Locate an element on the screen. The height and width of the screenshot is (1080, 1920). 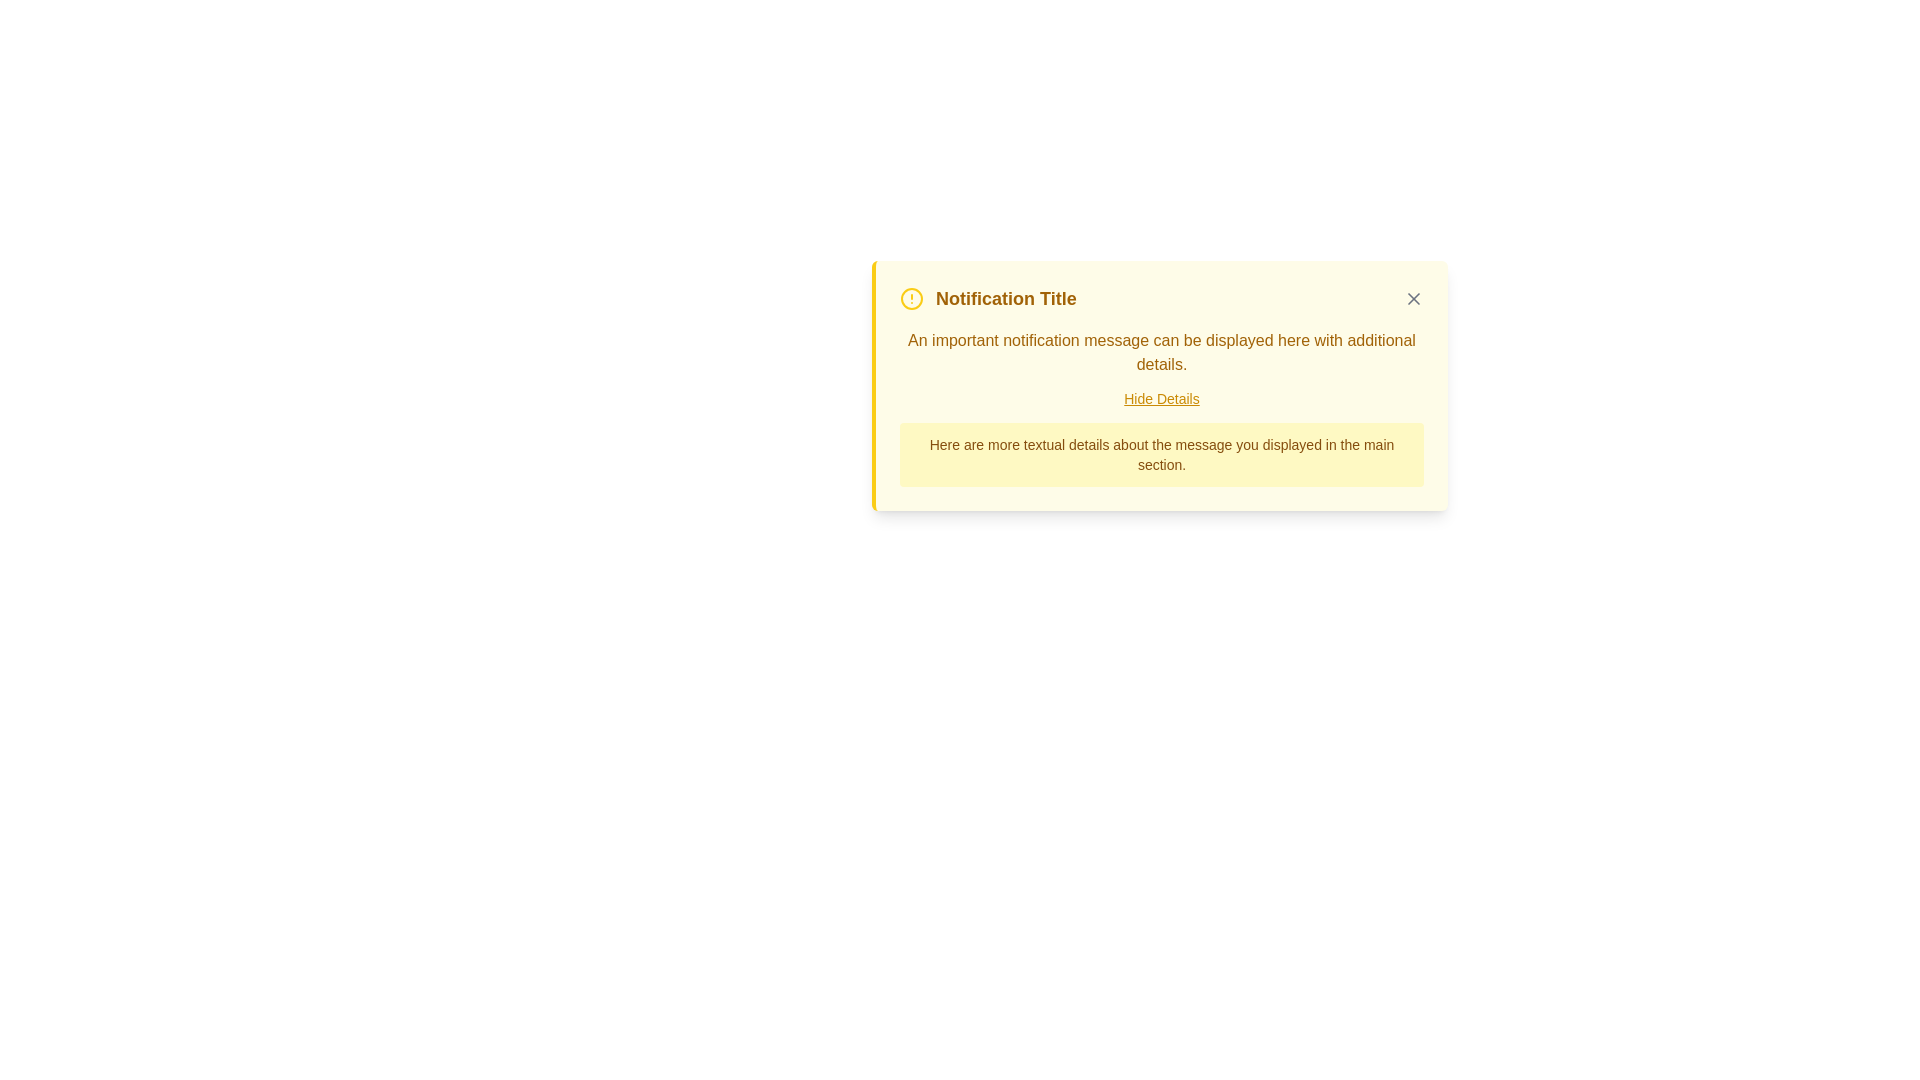
the hyperlink that toggles additional notification details, located centrally within the notification panel, directly below the main notification message is located at coordinates (1161, 398).